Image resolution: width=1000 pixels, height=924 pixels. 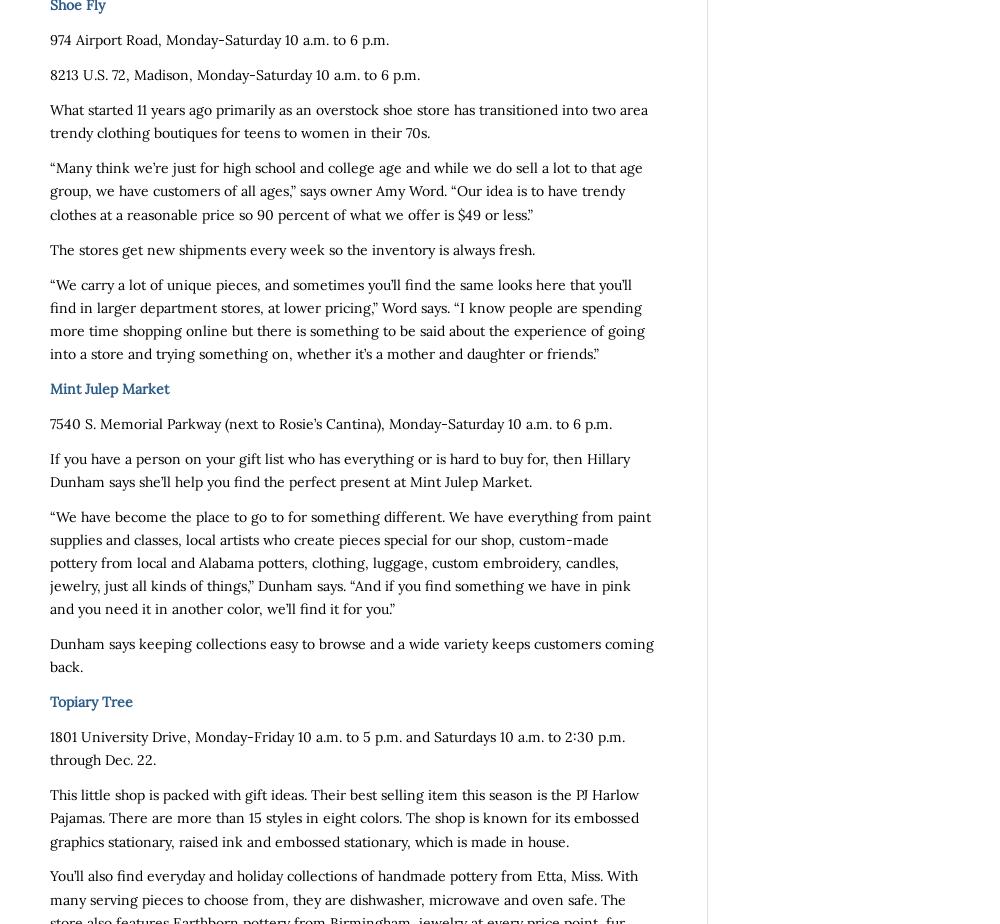 I want to click on 'This little shop is packed with gift ideas. Their best selling item this season is the PJ Harlow Pajamas. There are more than 15 styles in eight colors. The shop is known for its embossed graphics stationary, raised ink and embossed stationary, which is made in house.', so click(x=50, y=818).